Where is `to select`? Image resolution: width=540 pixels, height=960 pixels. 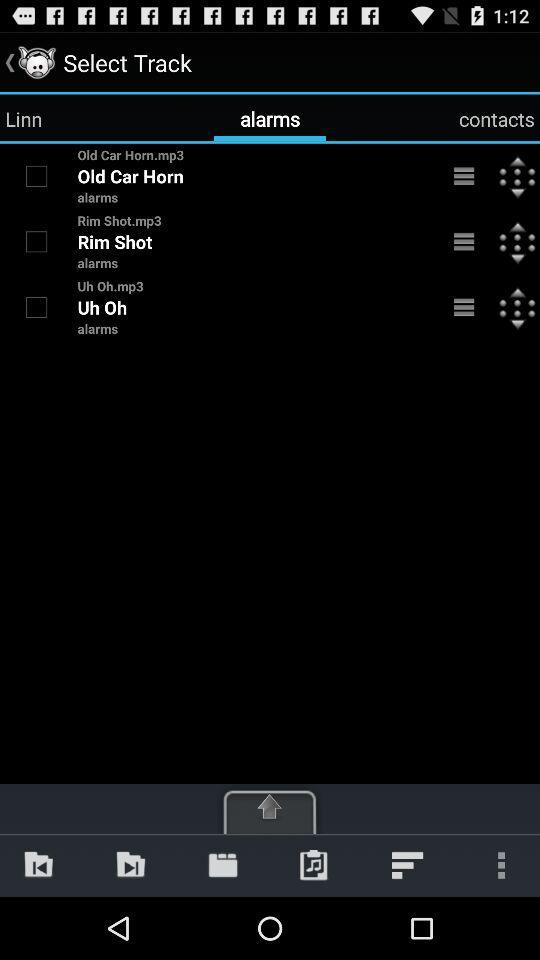 to select is located at coordinates (36, 175).